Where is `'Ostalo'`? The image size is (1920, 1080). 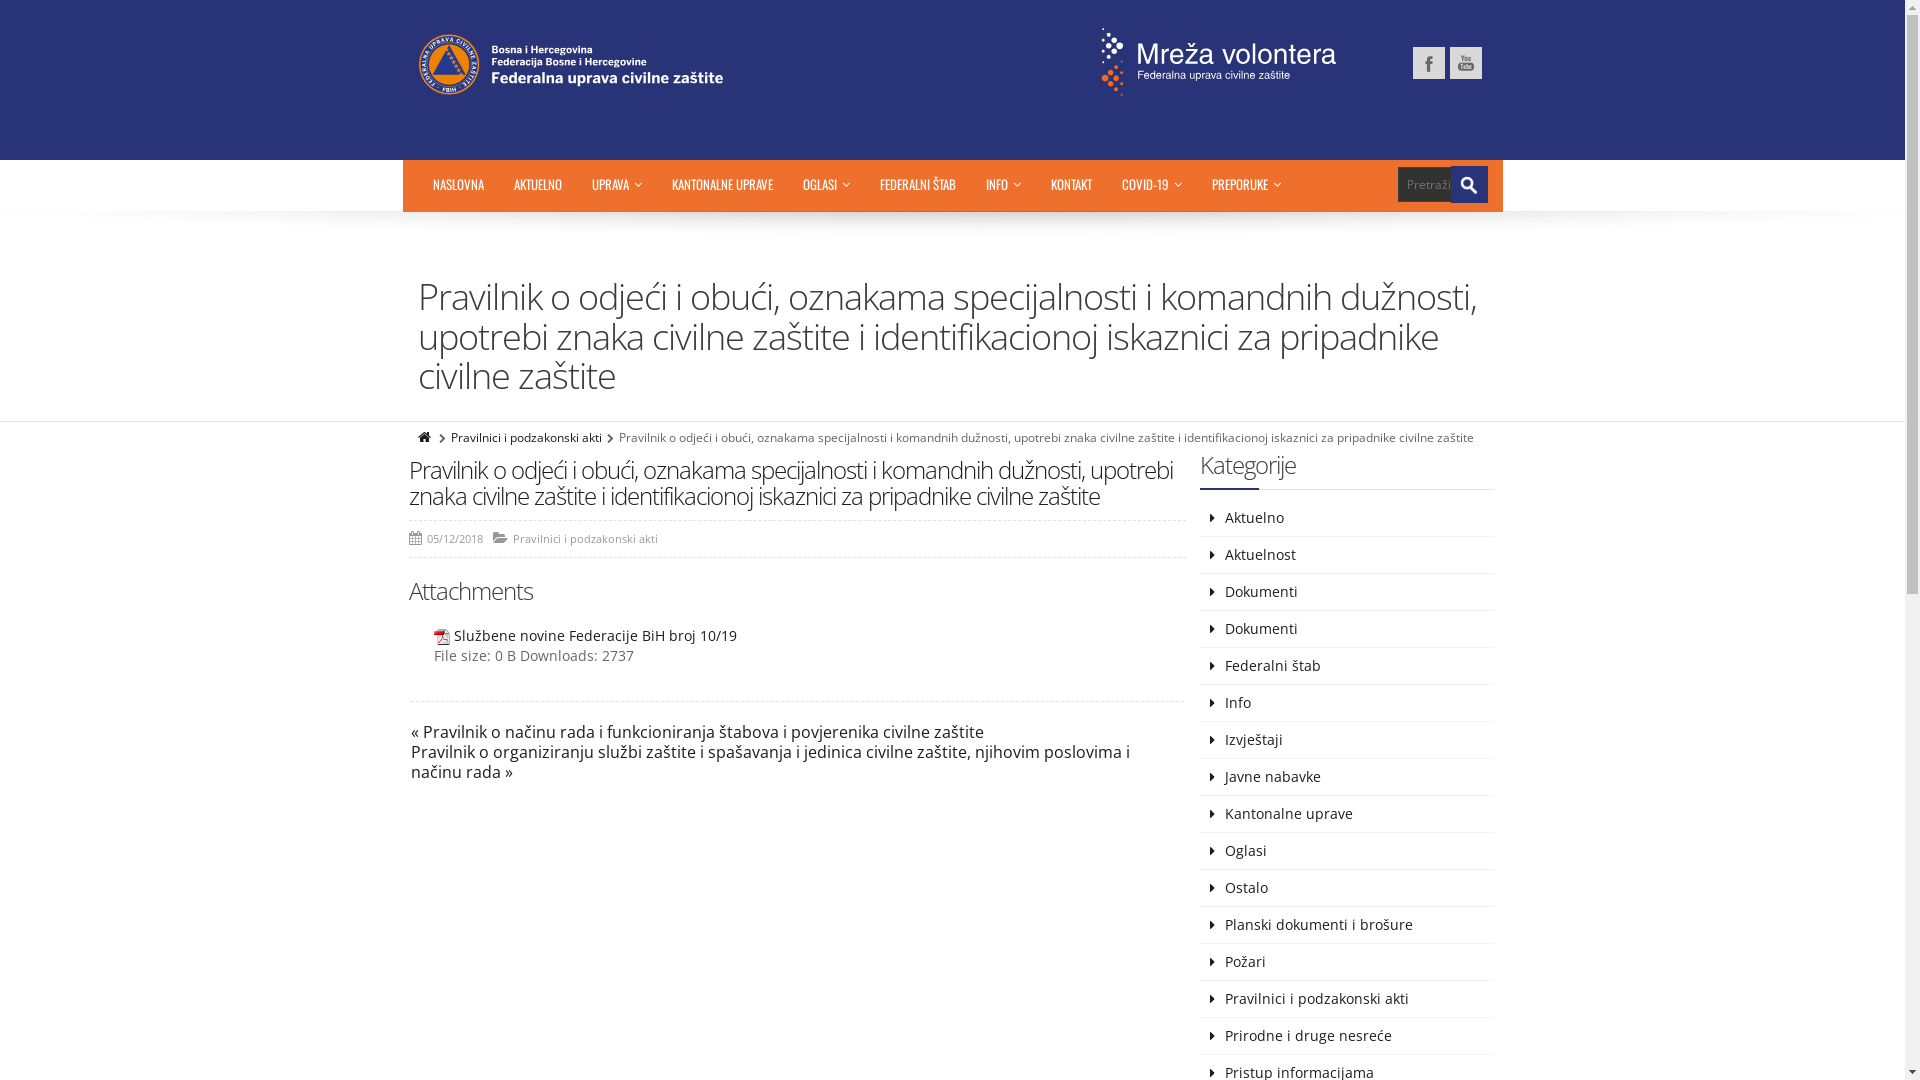
'Ostalo' is located at coordinates (1347, 887).